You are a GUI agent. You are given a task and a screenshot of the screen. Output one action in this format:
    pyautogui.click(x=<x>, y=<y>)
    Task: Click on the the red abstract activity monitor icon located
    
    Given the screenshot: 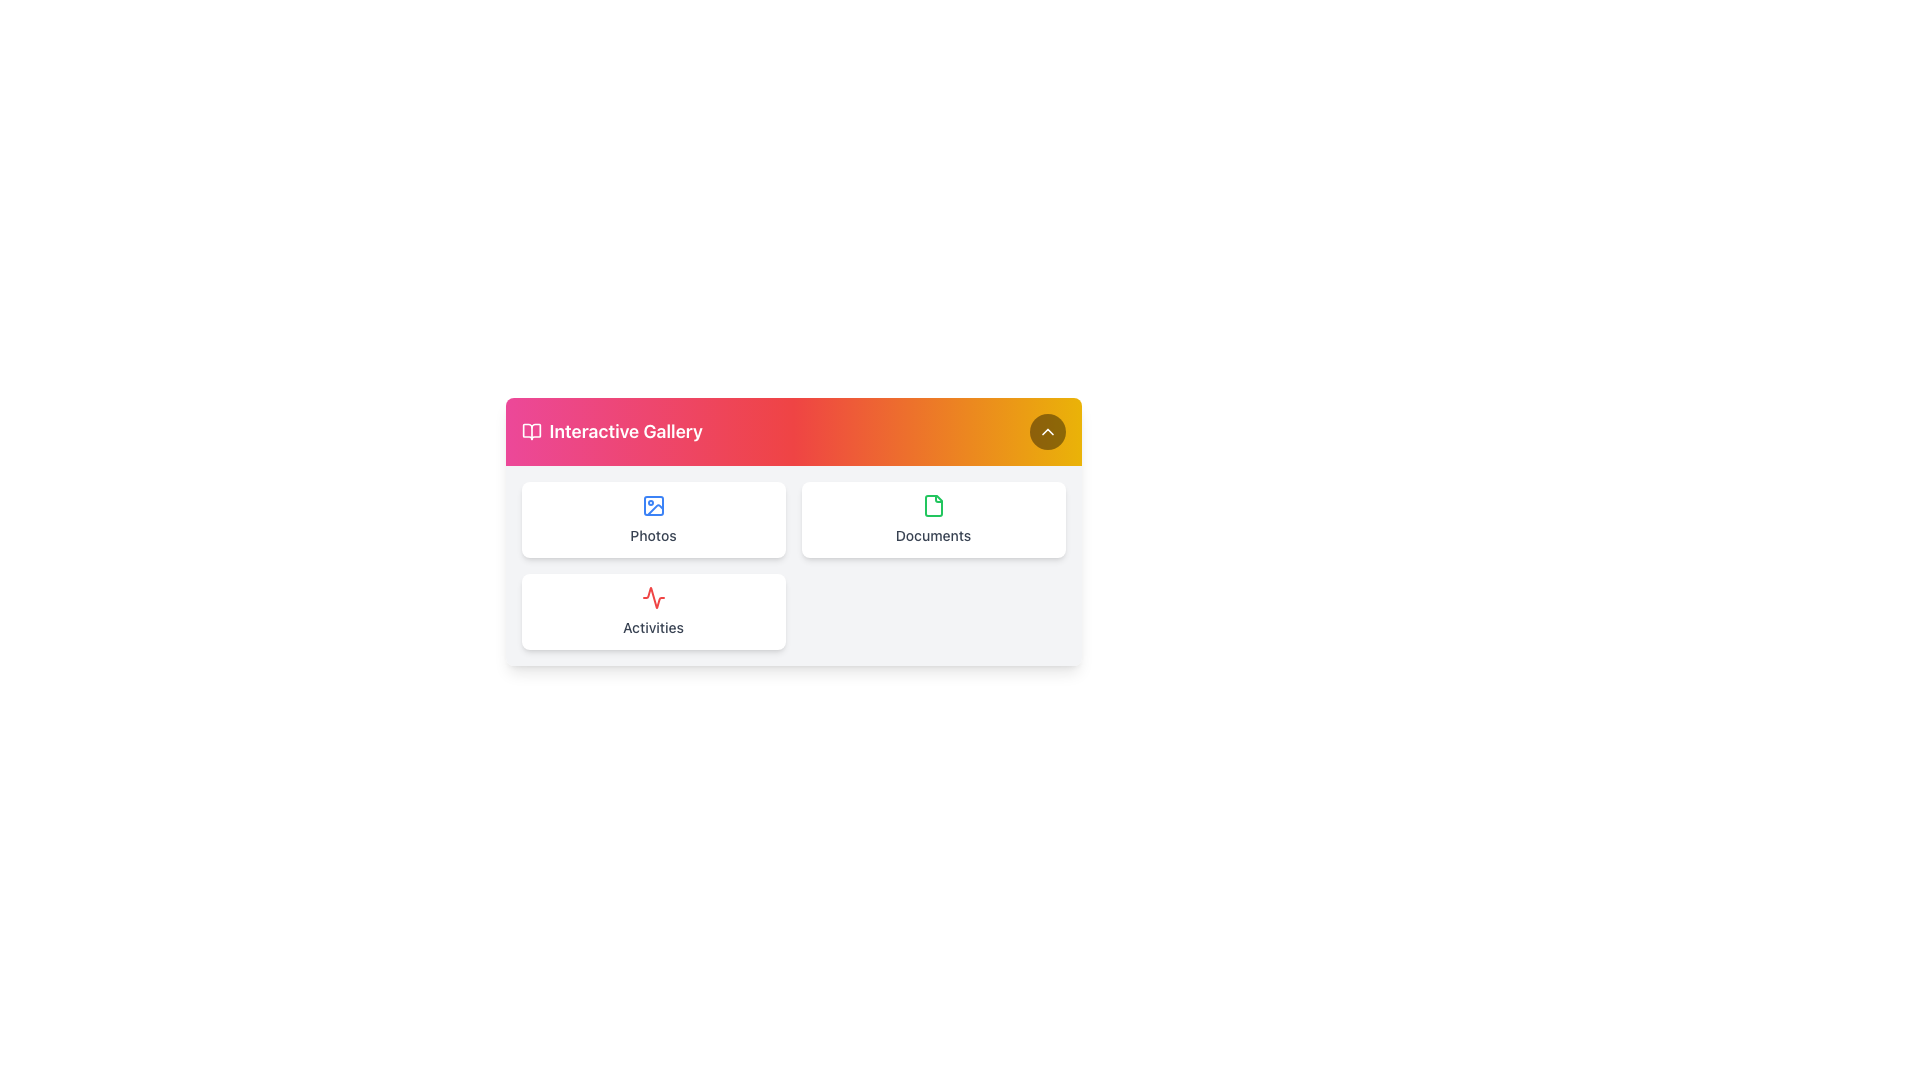 What is the action you would take?
    pyautogui.click(x=653, y=596)
    